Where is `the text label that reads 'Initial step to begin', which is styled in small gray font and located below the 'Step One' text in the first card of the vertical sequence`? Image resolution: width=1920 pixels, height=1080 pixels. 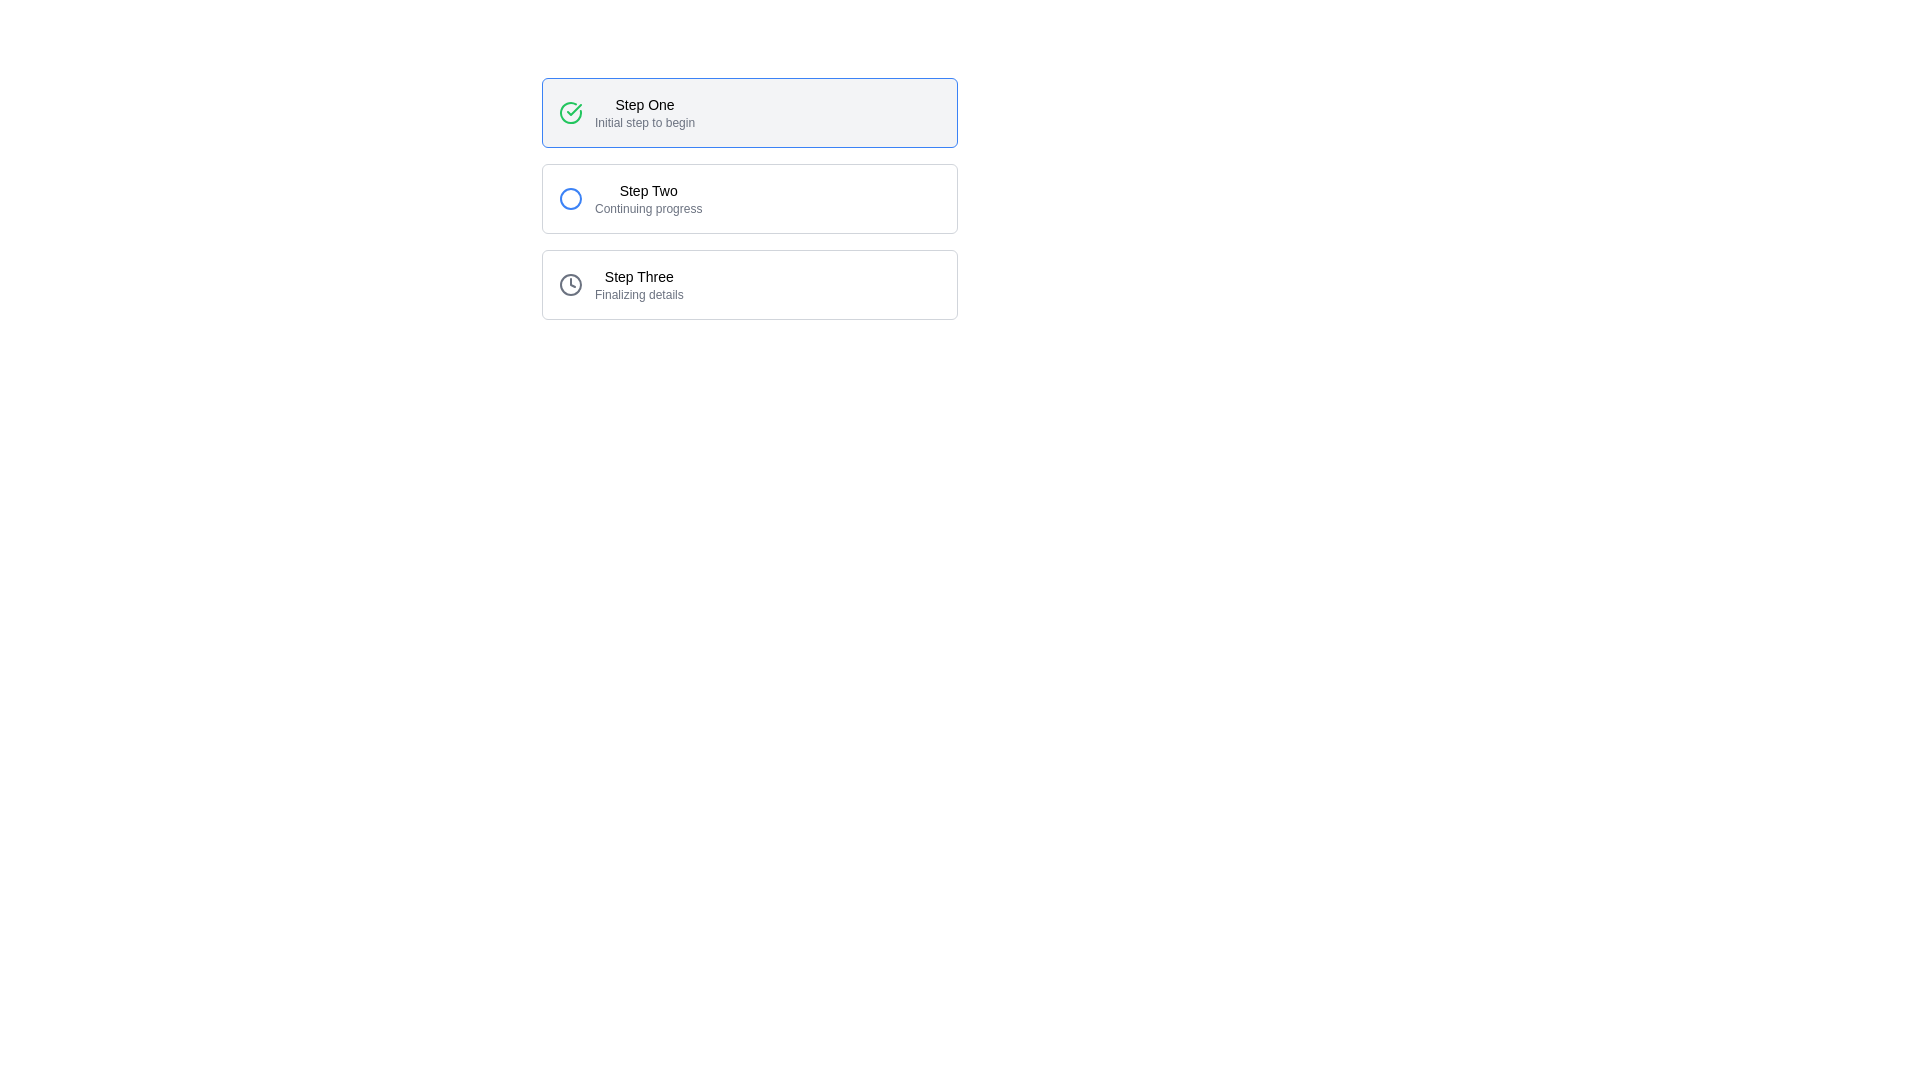
the text label that reads 'Initial step to begin', which is styled in small gray font and located below the 'Step One' text in the first card of the vertical sequence is located at coordinates (645, 123).